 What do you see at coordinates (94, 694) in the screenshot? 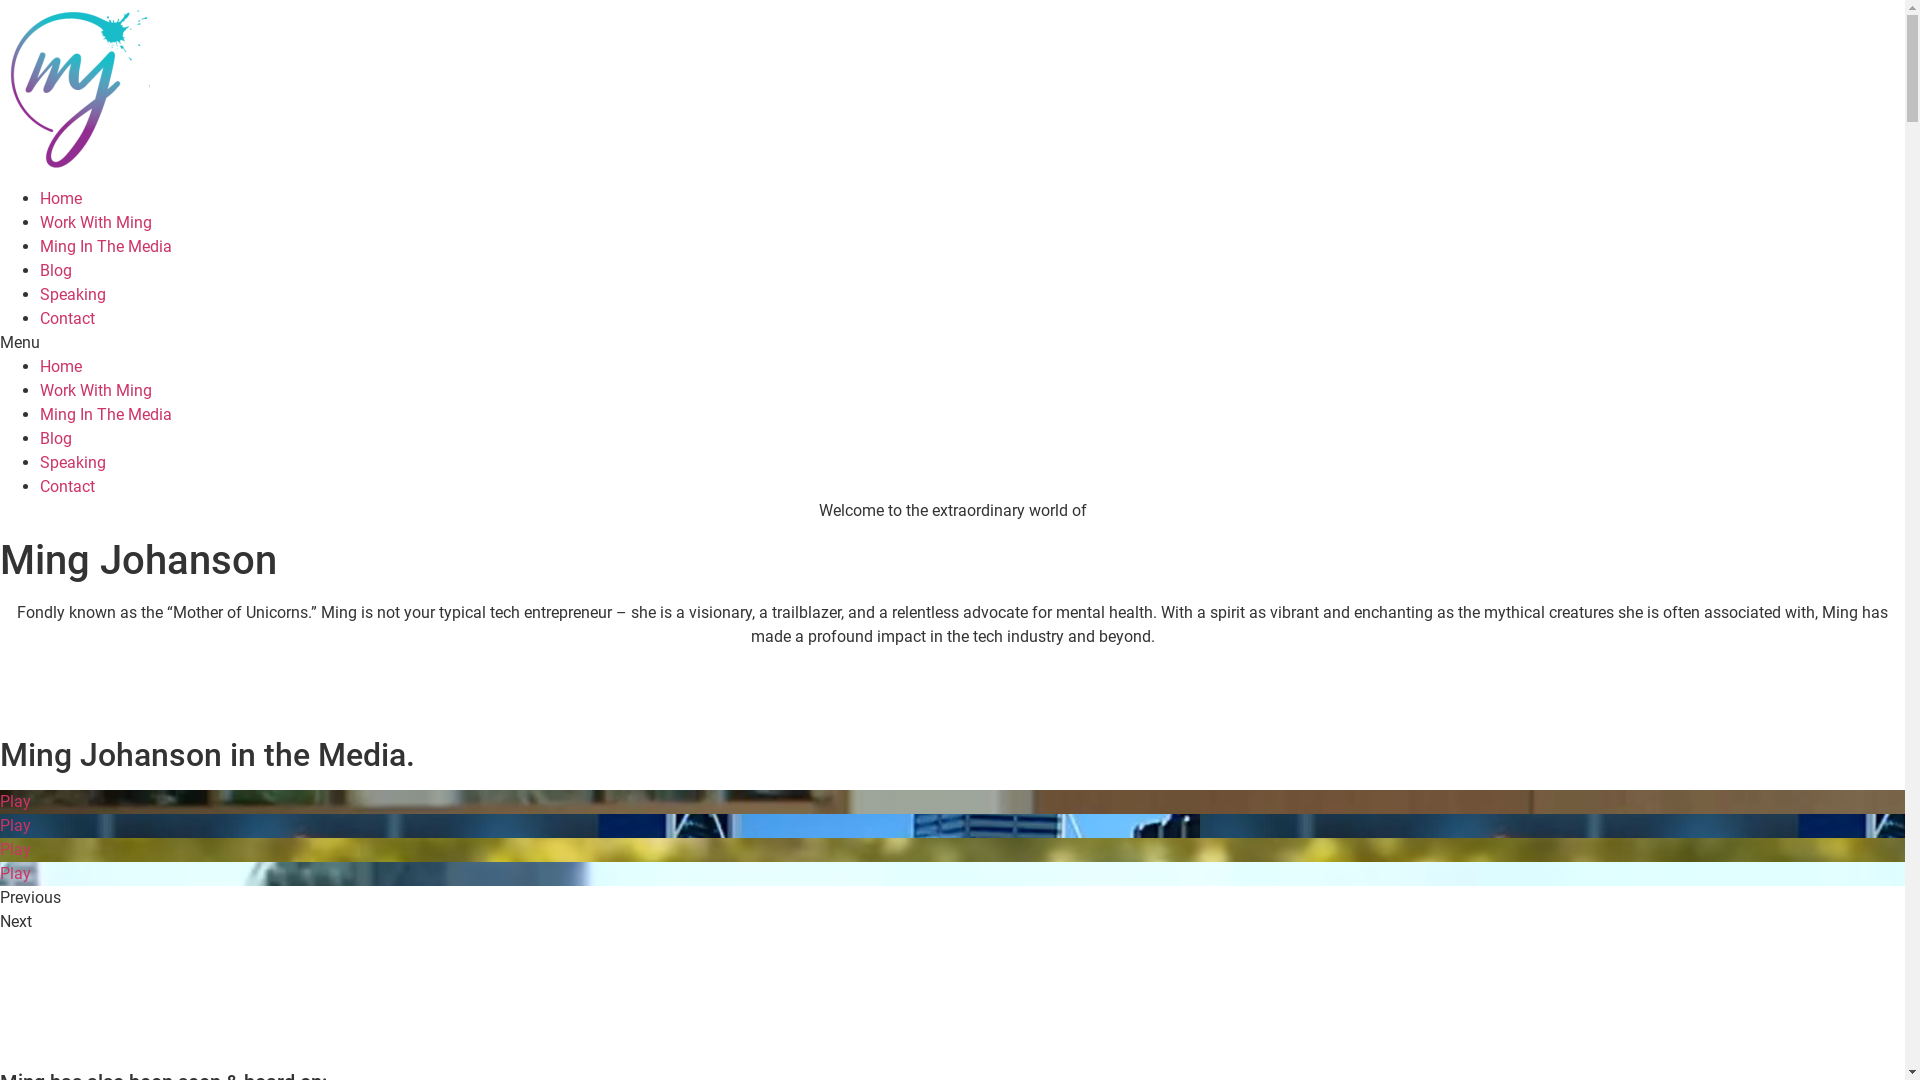
I see `'Work with Ming'` at bounding box center [94, 694].